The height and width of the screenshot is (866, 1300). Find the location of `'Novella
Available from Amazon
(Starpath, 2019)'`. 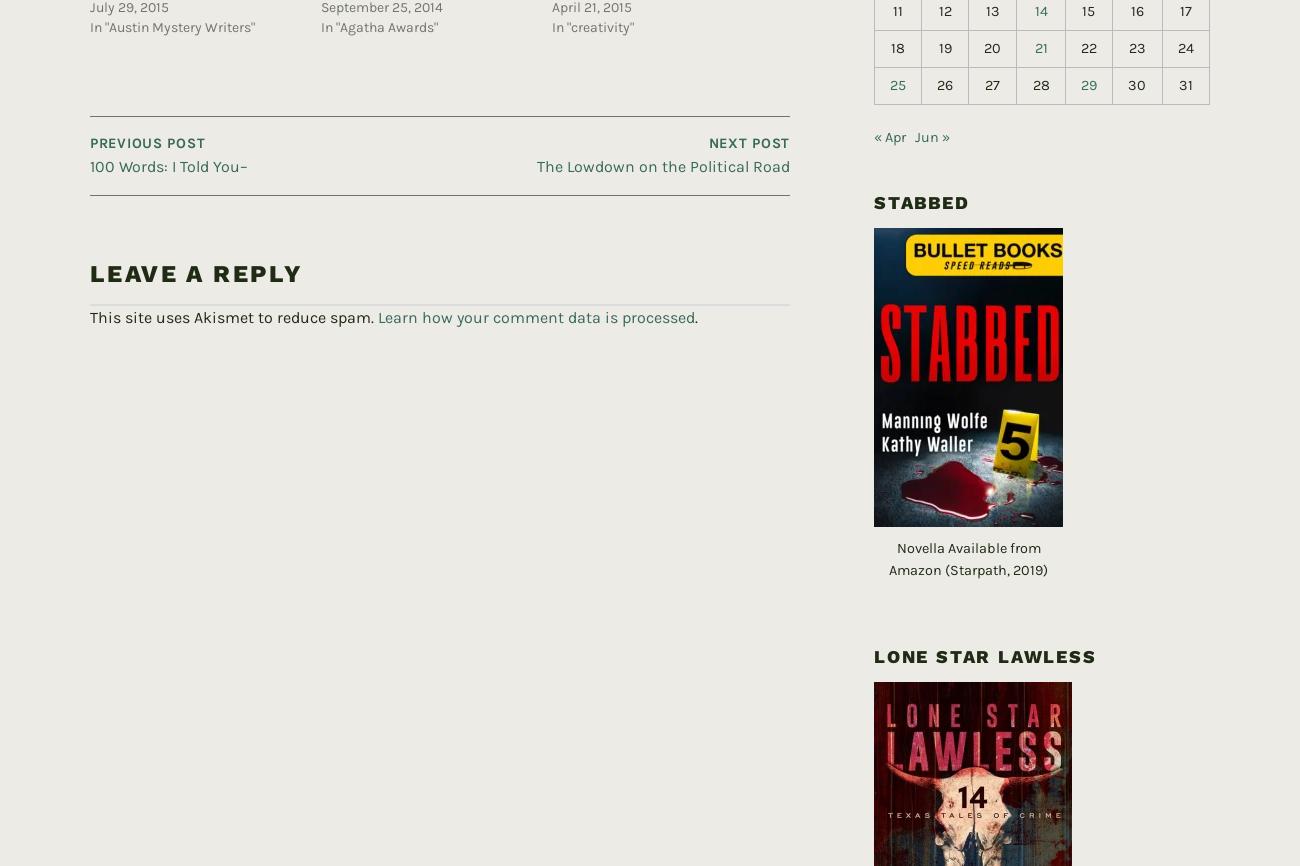

'Novella
Available from Amazon
(Starpath, 2019)' is located at coordinates (887, 526).